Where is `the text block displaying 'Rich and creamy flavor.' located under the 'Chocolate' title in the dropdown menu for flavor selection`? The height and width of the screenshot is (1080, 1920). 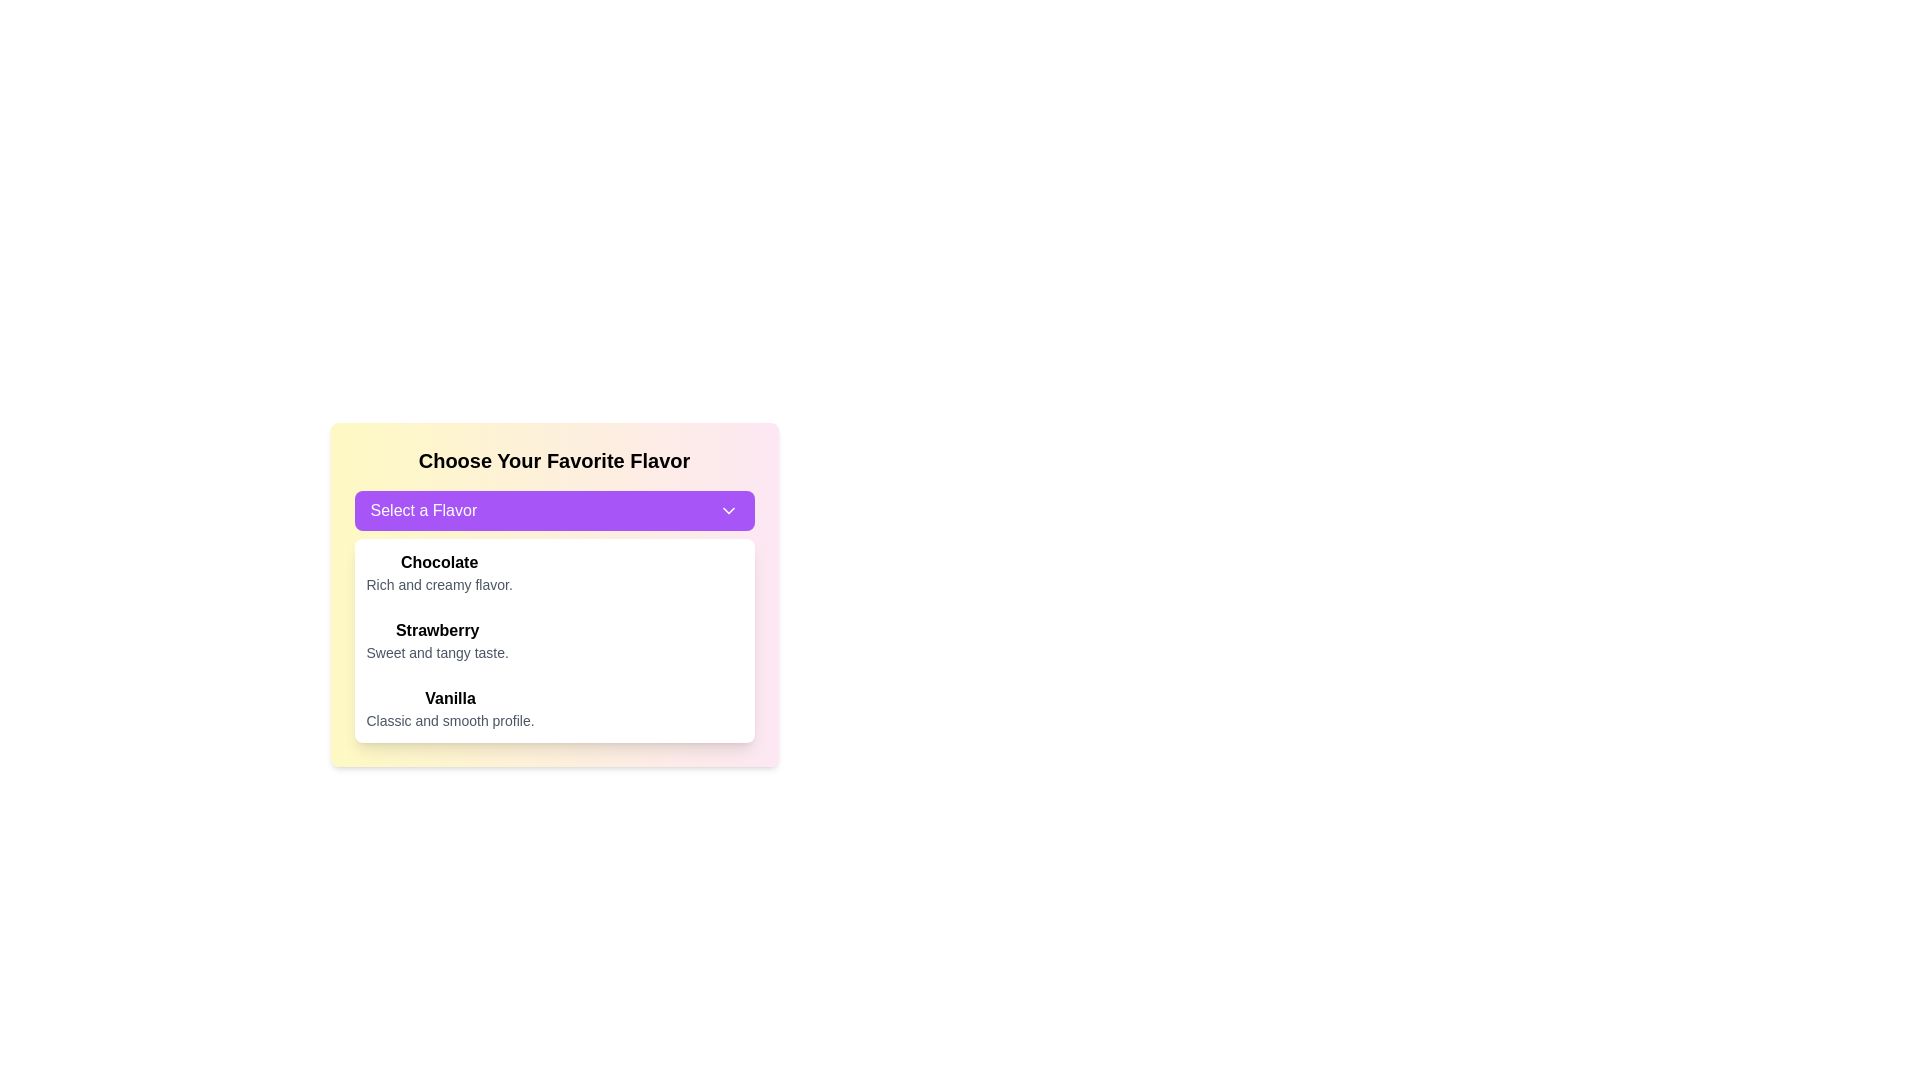
the text block displaying 'Rich and creamy flavor.' located under the 'Chocolate' title in the dropdown menu for flavor selection is located at coordinates (438, 585).